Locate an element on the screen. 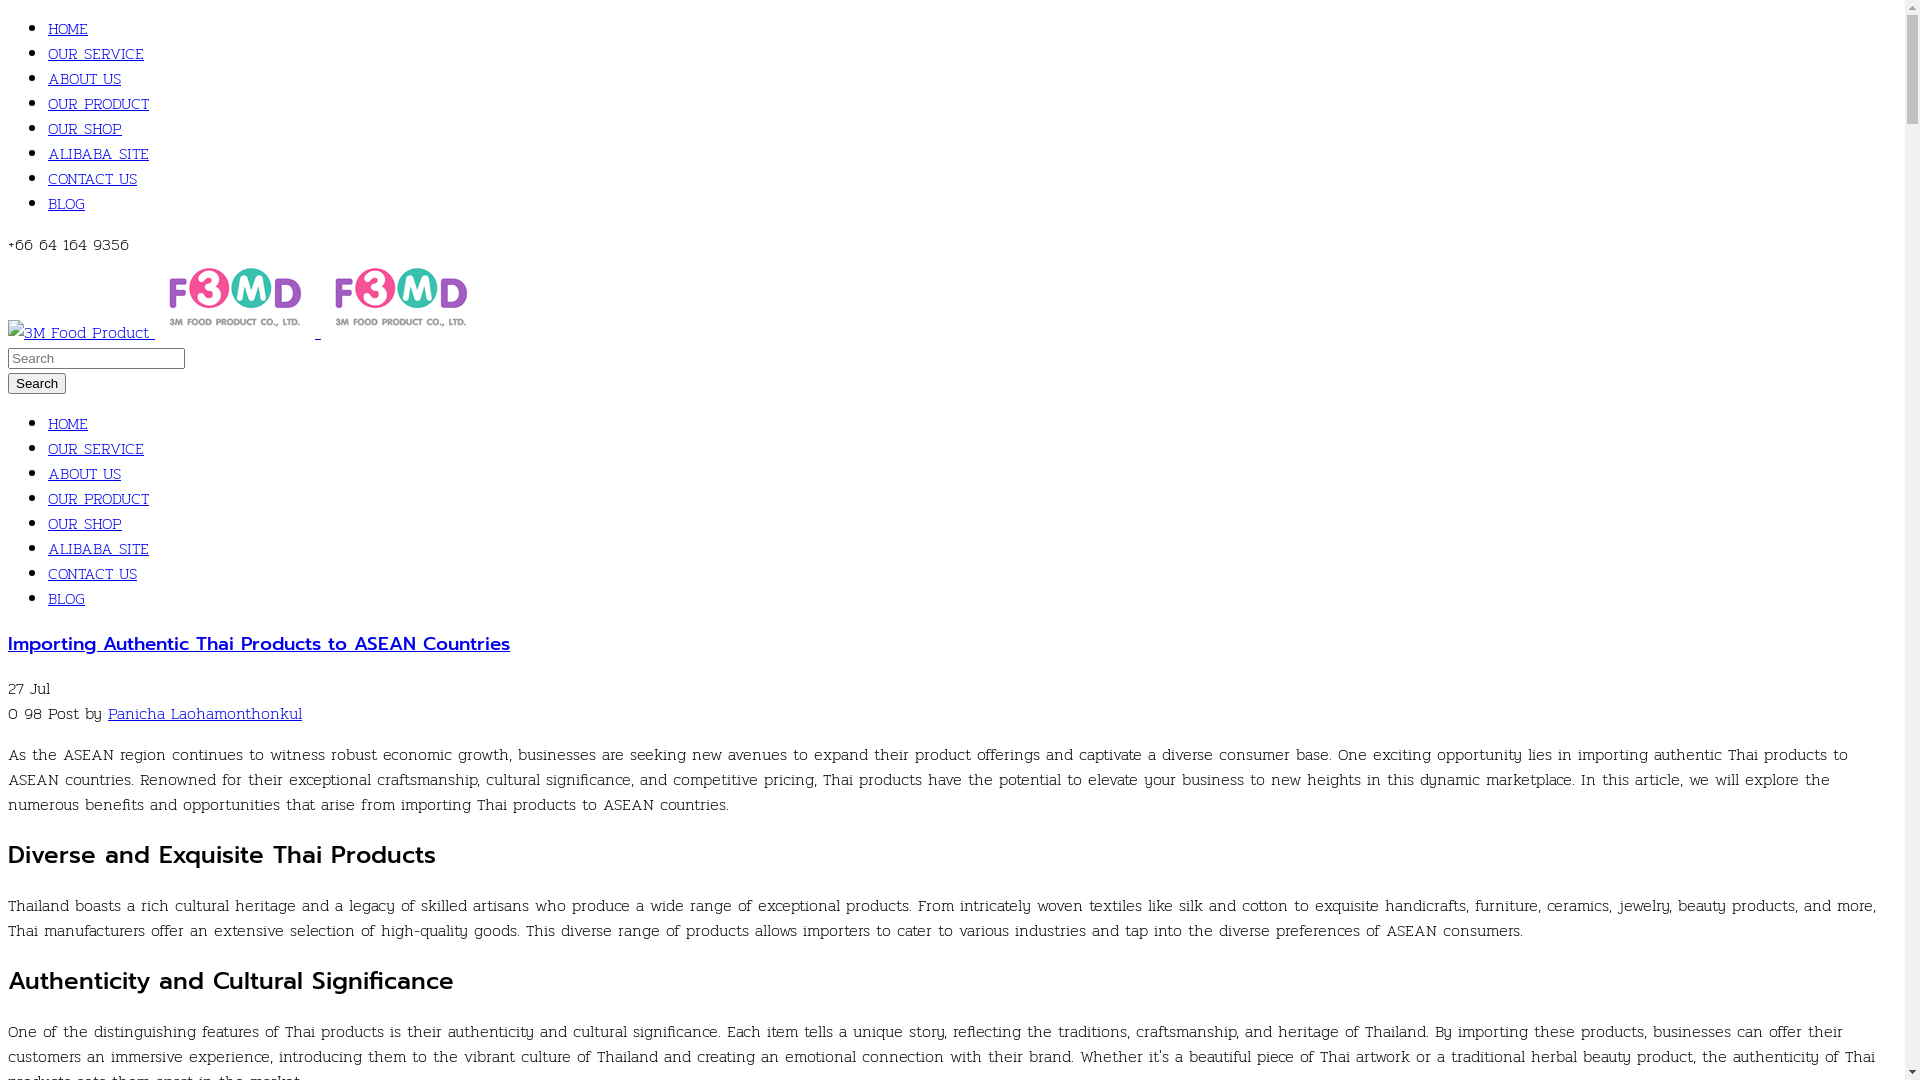  'OUR PRODUCT' is located at coordinates (97, 103).